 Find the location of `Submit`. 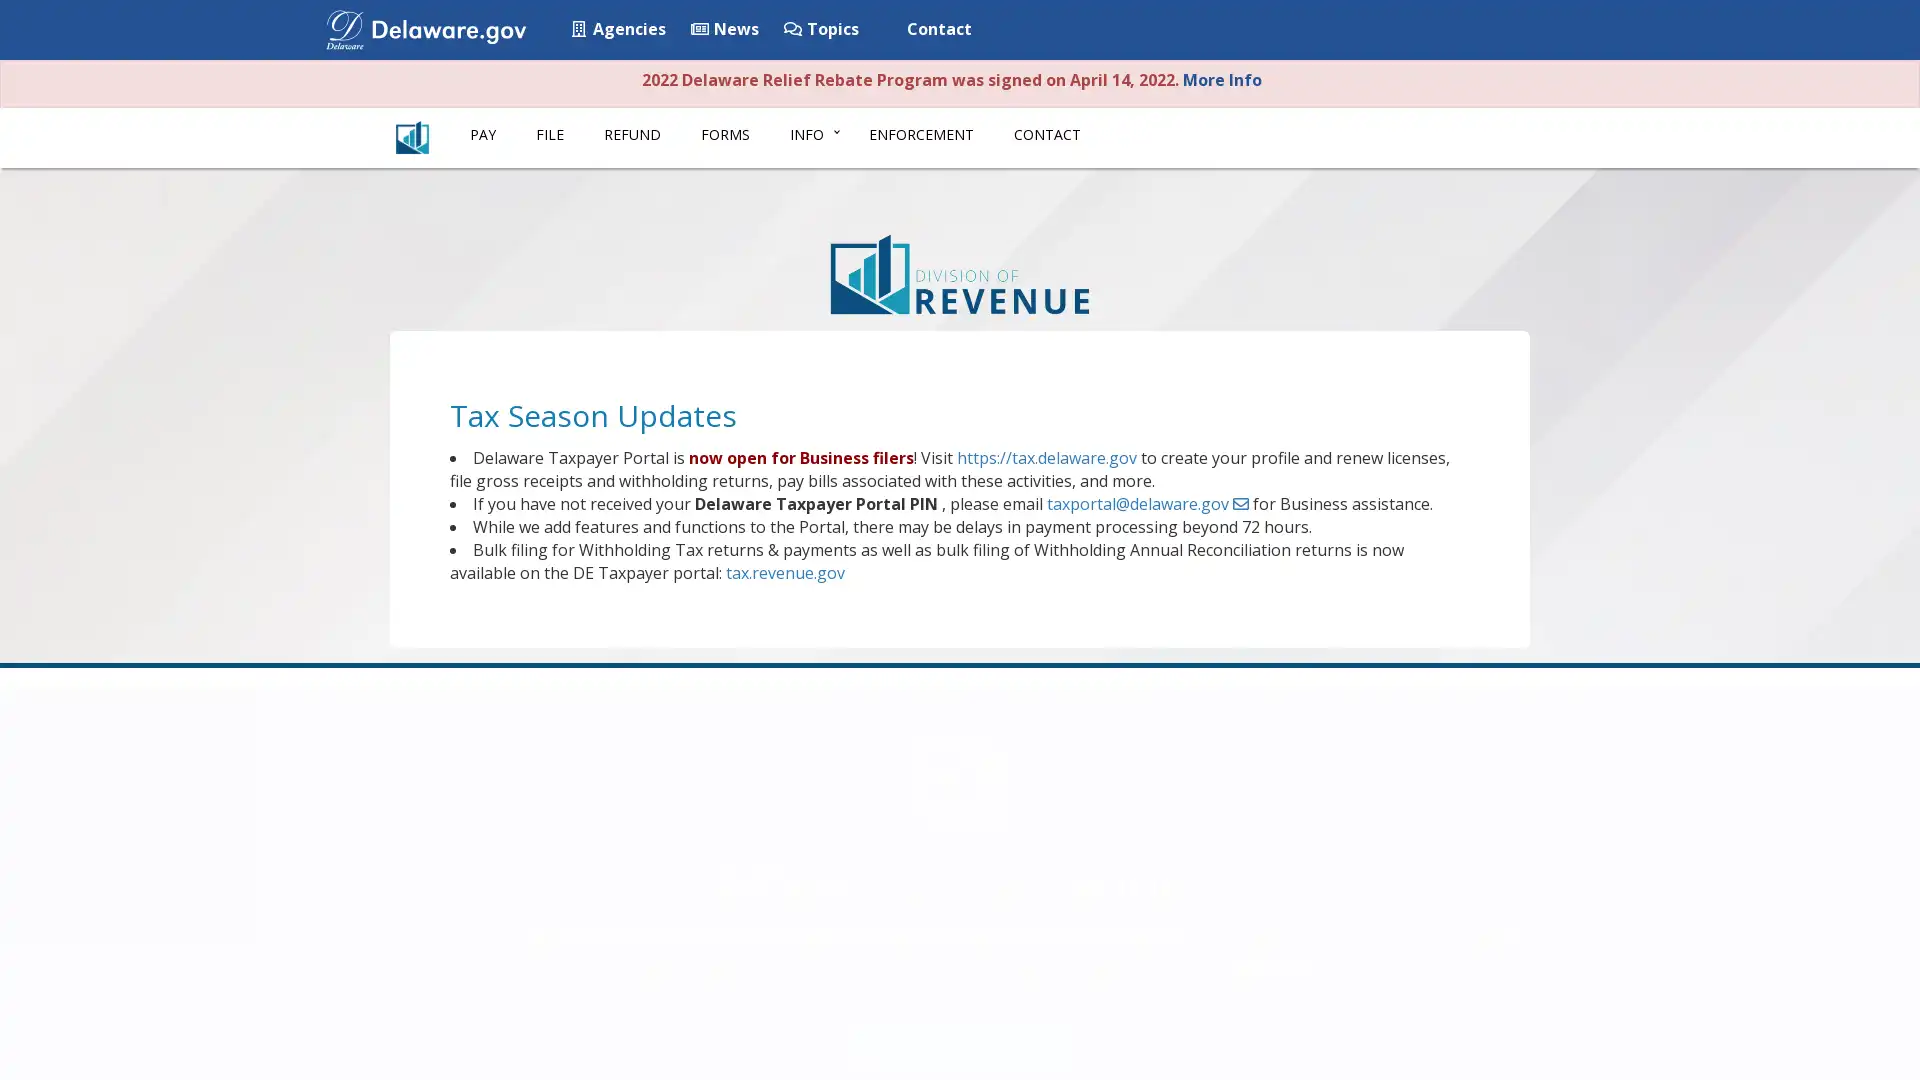

Submit is located at coordinates (1523, 31).